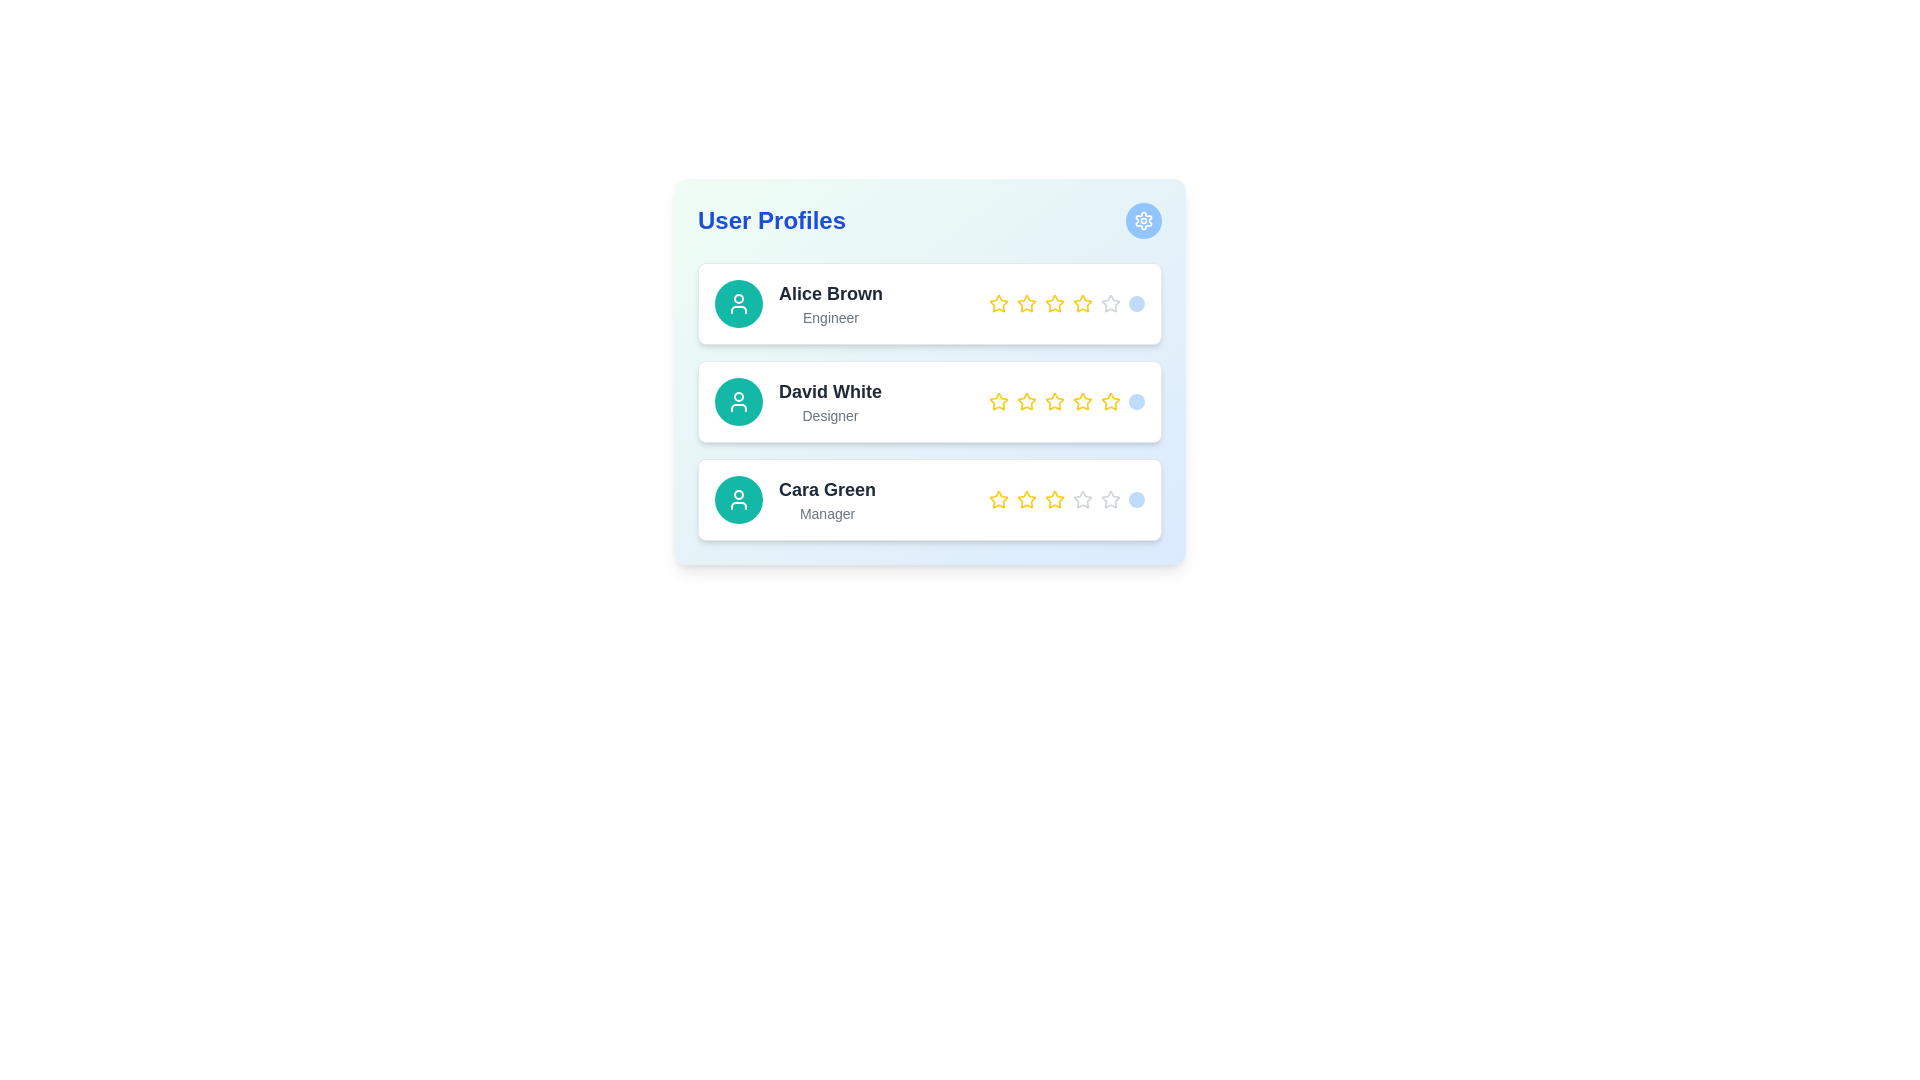  Describe the element at coordinates (1065, 499) in the screenshot. I see `an individual star in the rating system for 'Cara Green' to update the rating` at that location.